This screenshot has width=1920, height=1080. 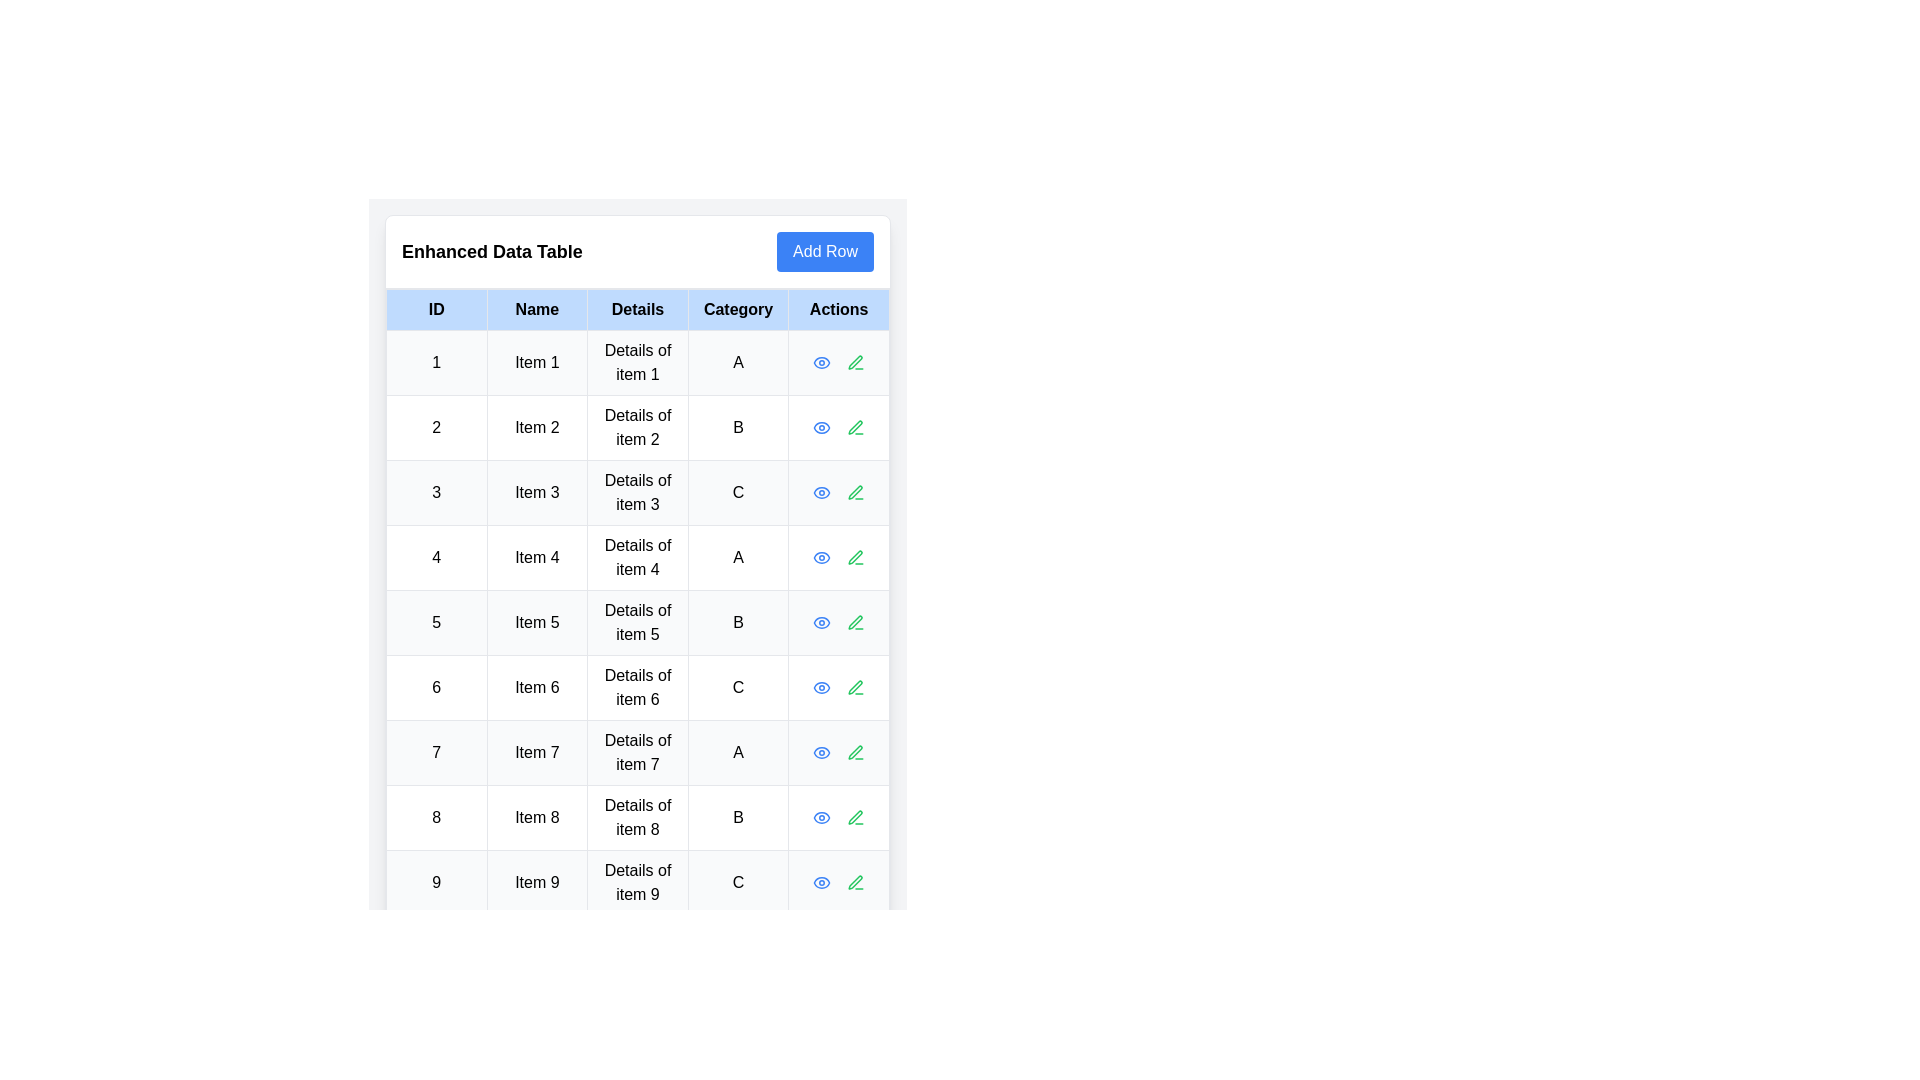 I want to click on the circular blue eye icon button located in the 'Actions' column of the data table, aligned with row labeled '1', so click(x=822, y=362).